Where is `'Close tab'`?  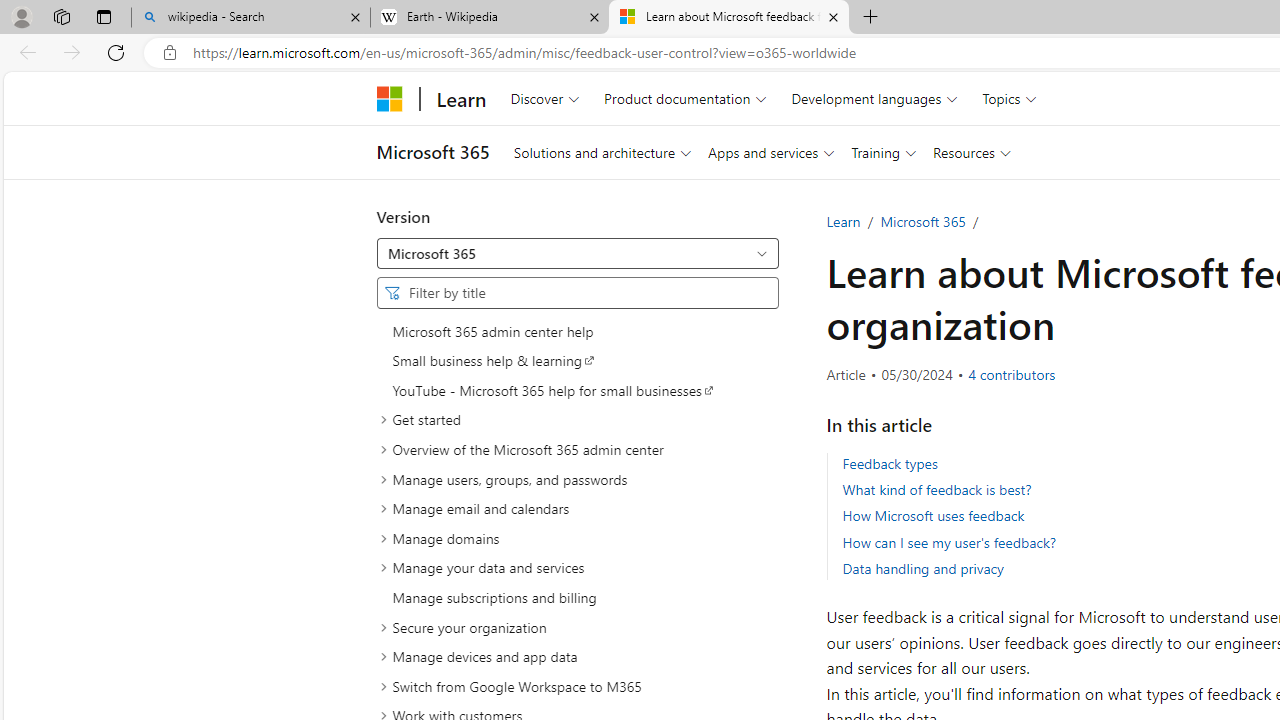 'Close tab' is located at coordinates (833, 17).